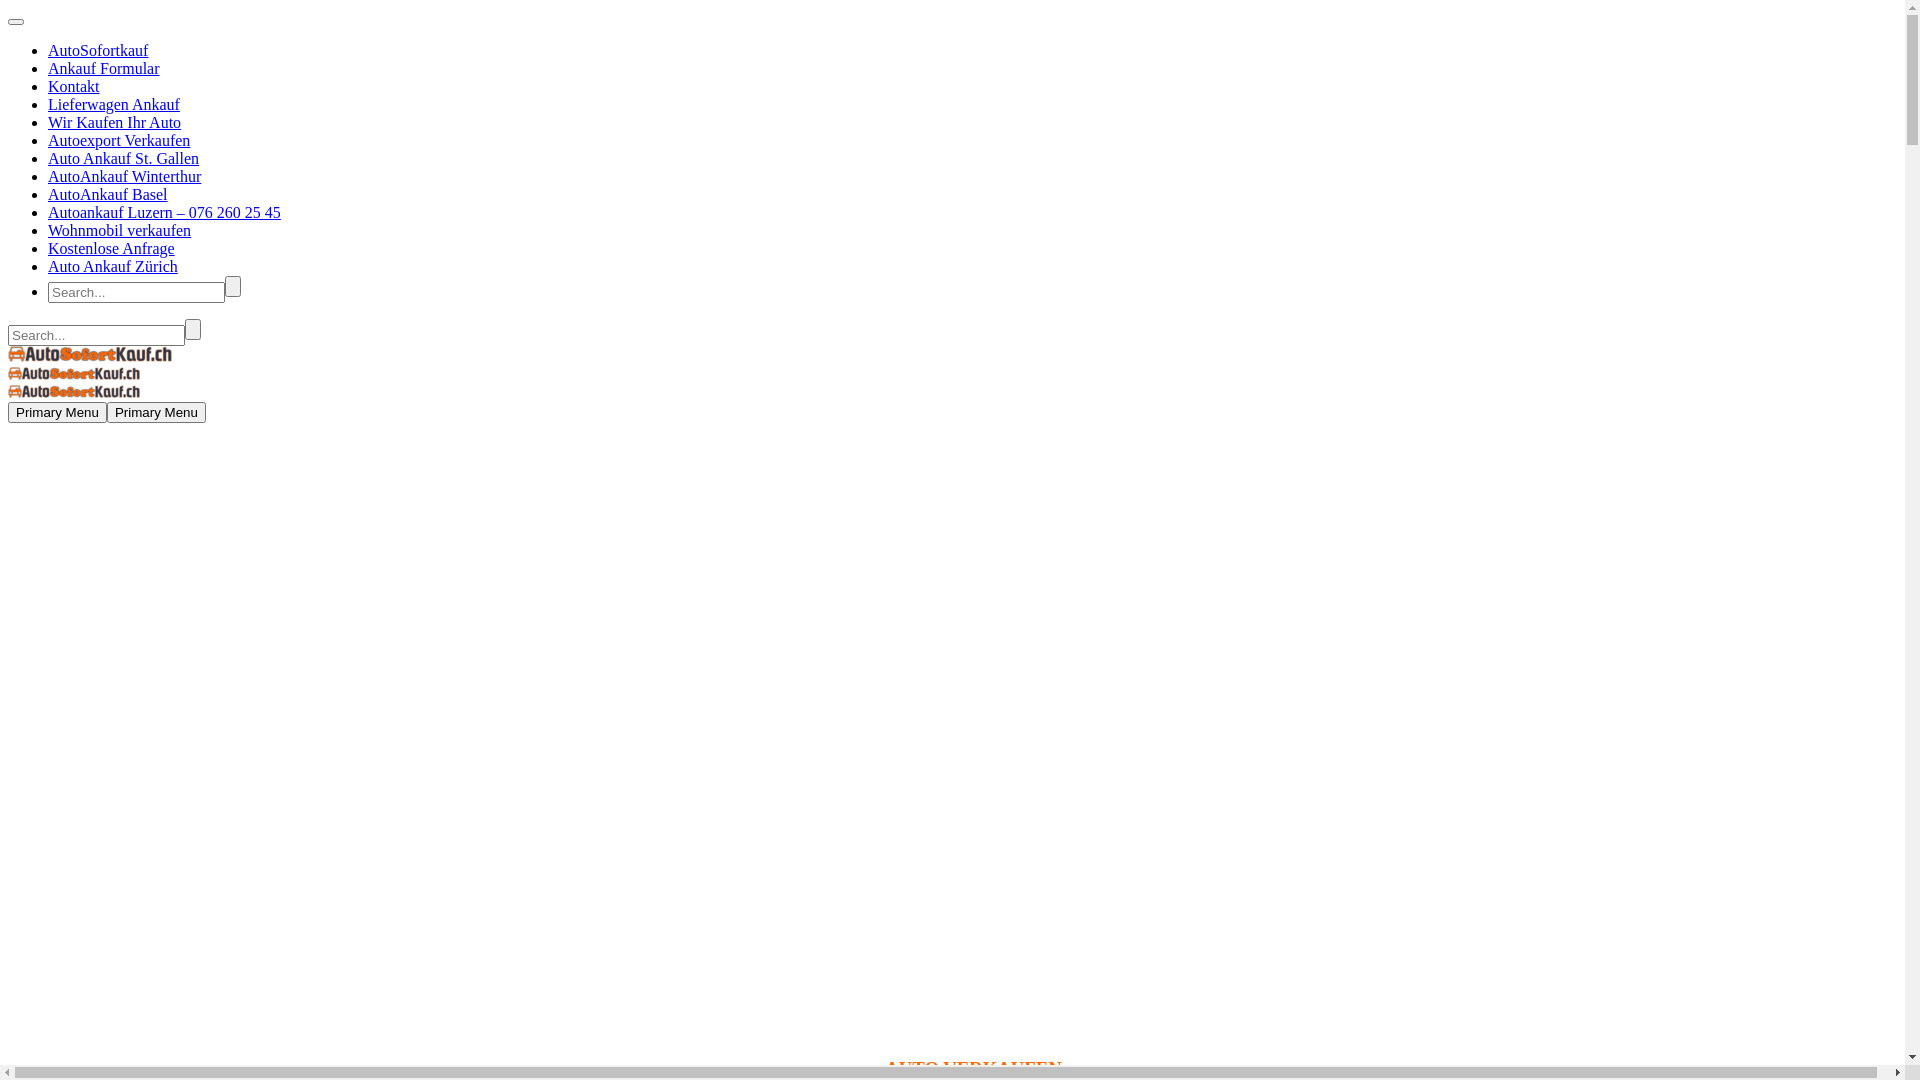 The image size is (1920, 1080). Describe the element at coordinates (103, 67) in the screenshot. I see `'Ankauf Formular'` at that location.